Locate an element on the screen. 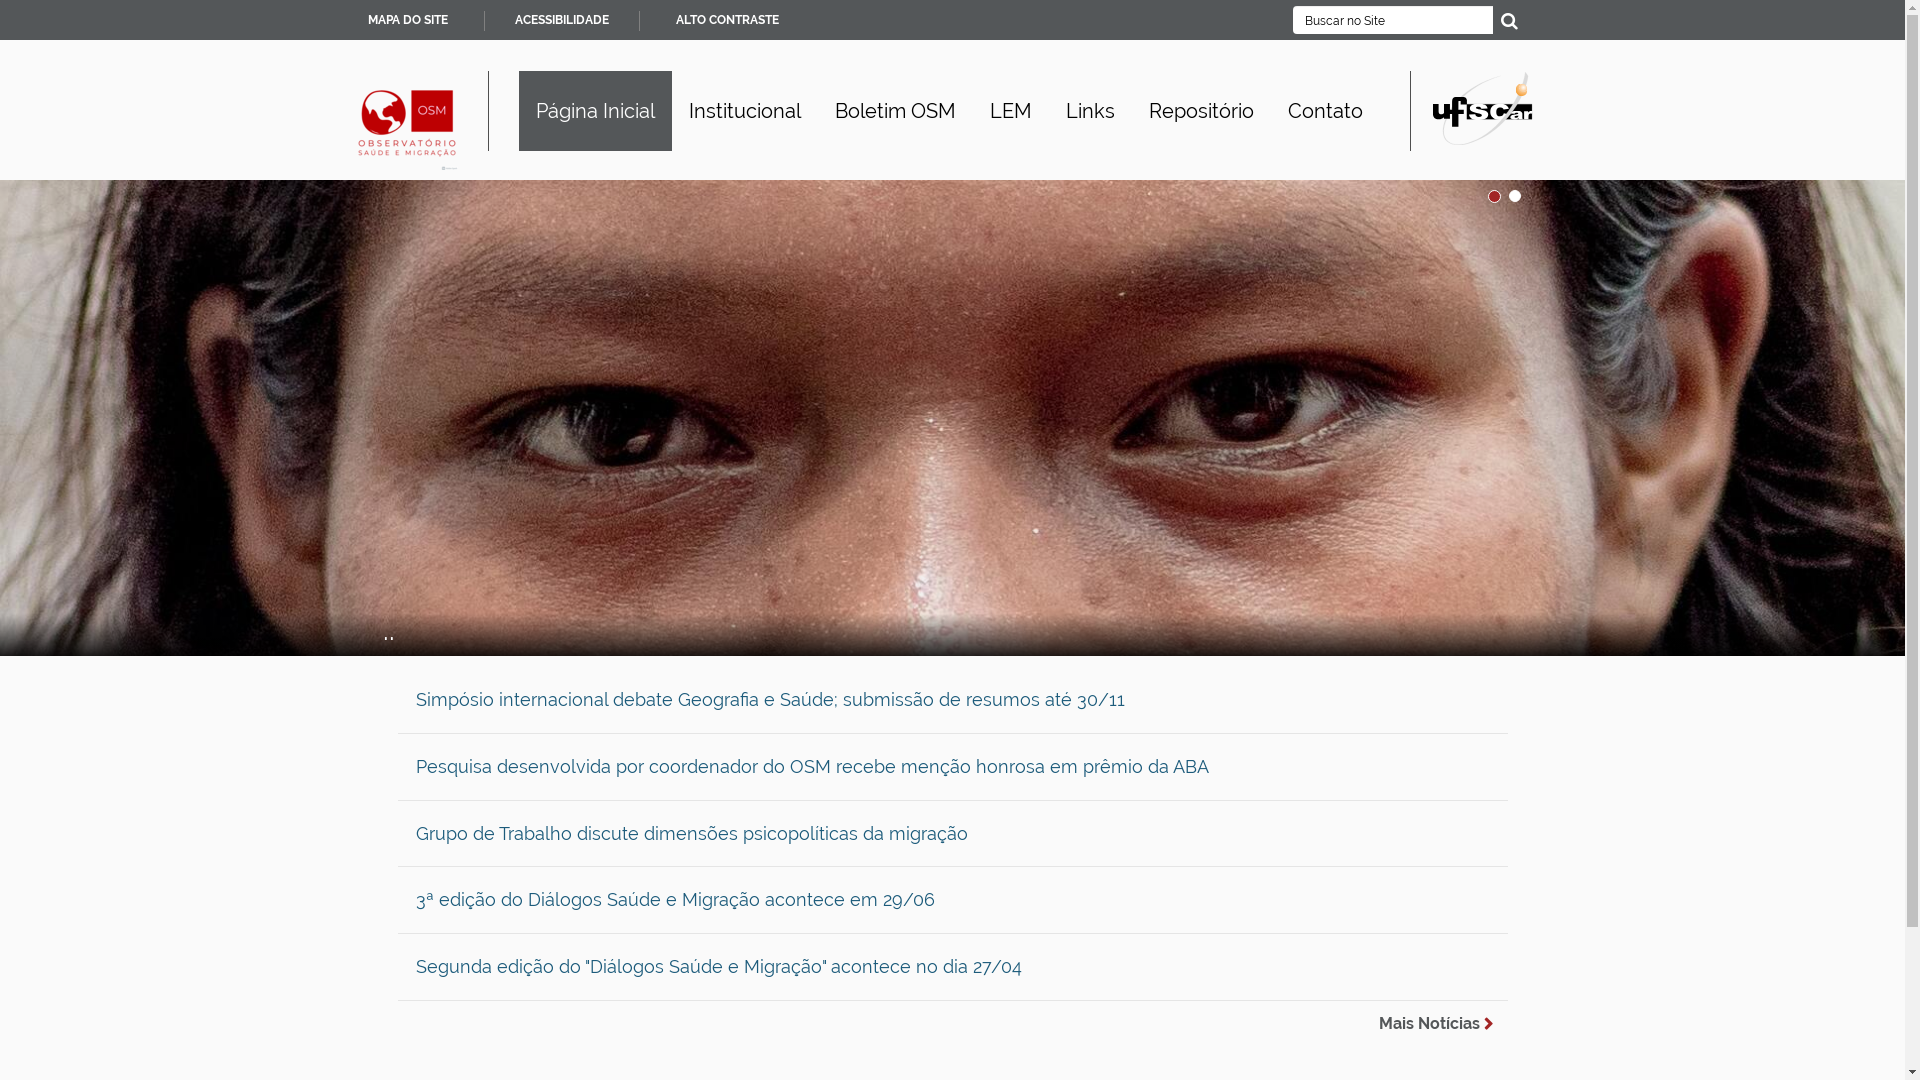 The image size is (1920, 1080). 'Institucional' is located at coordinates (743, 111).